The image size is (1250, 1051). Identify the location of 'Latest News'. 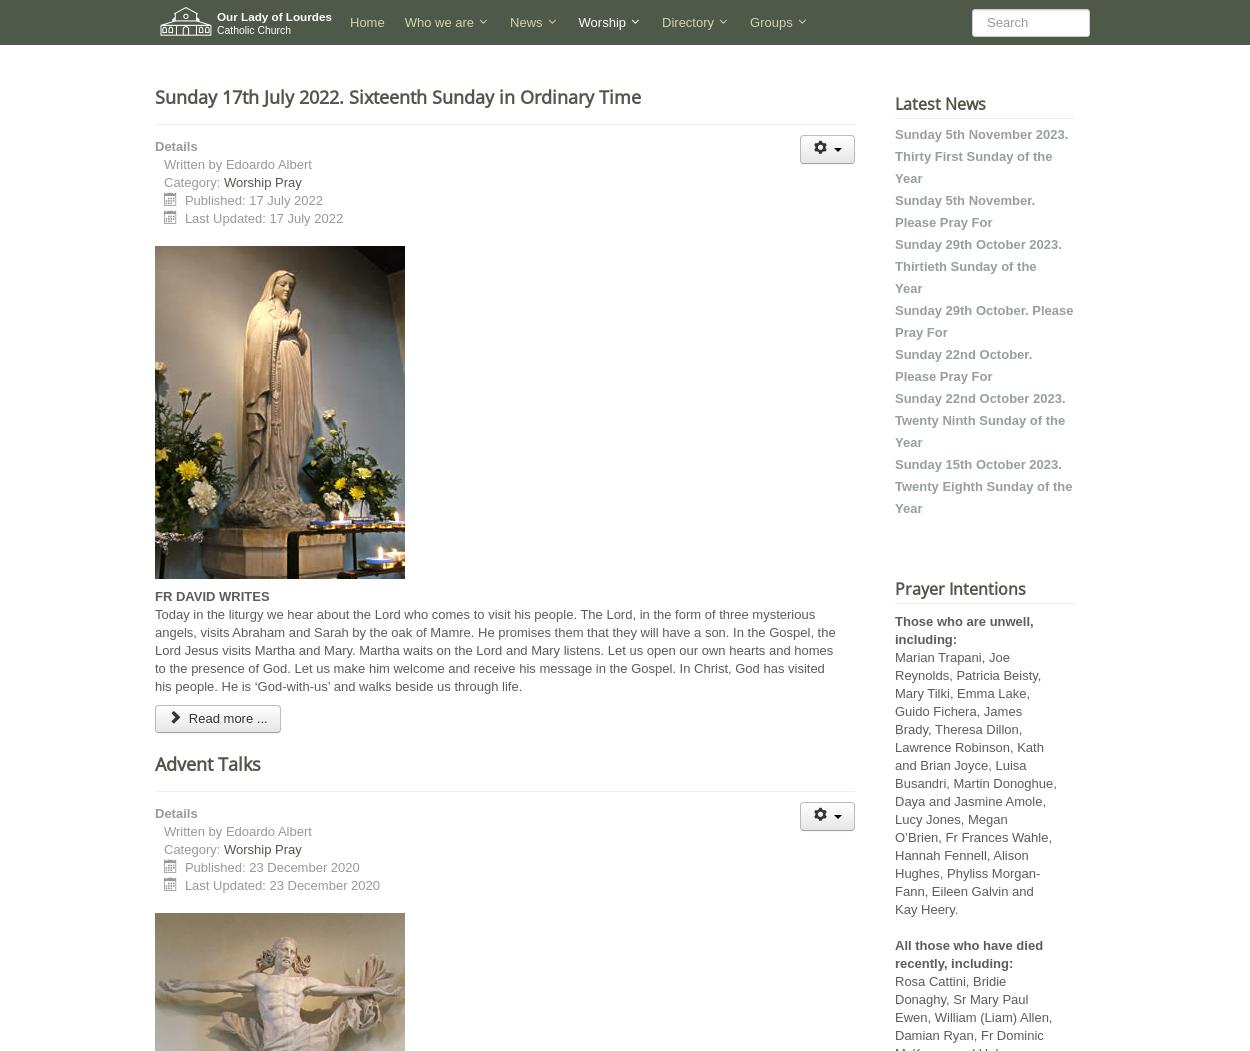
(895, 104).